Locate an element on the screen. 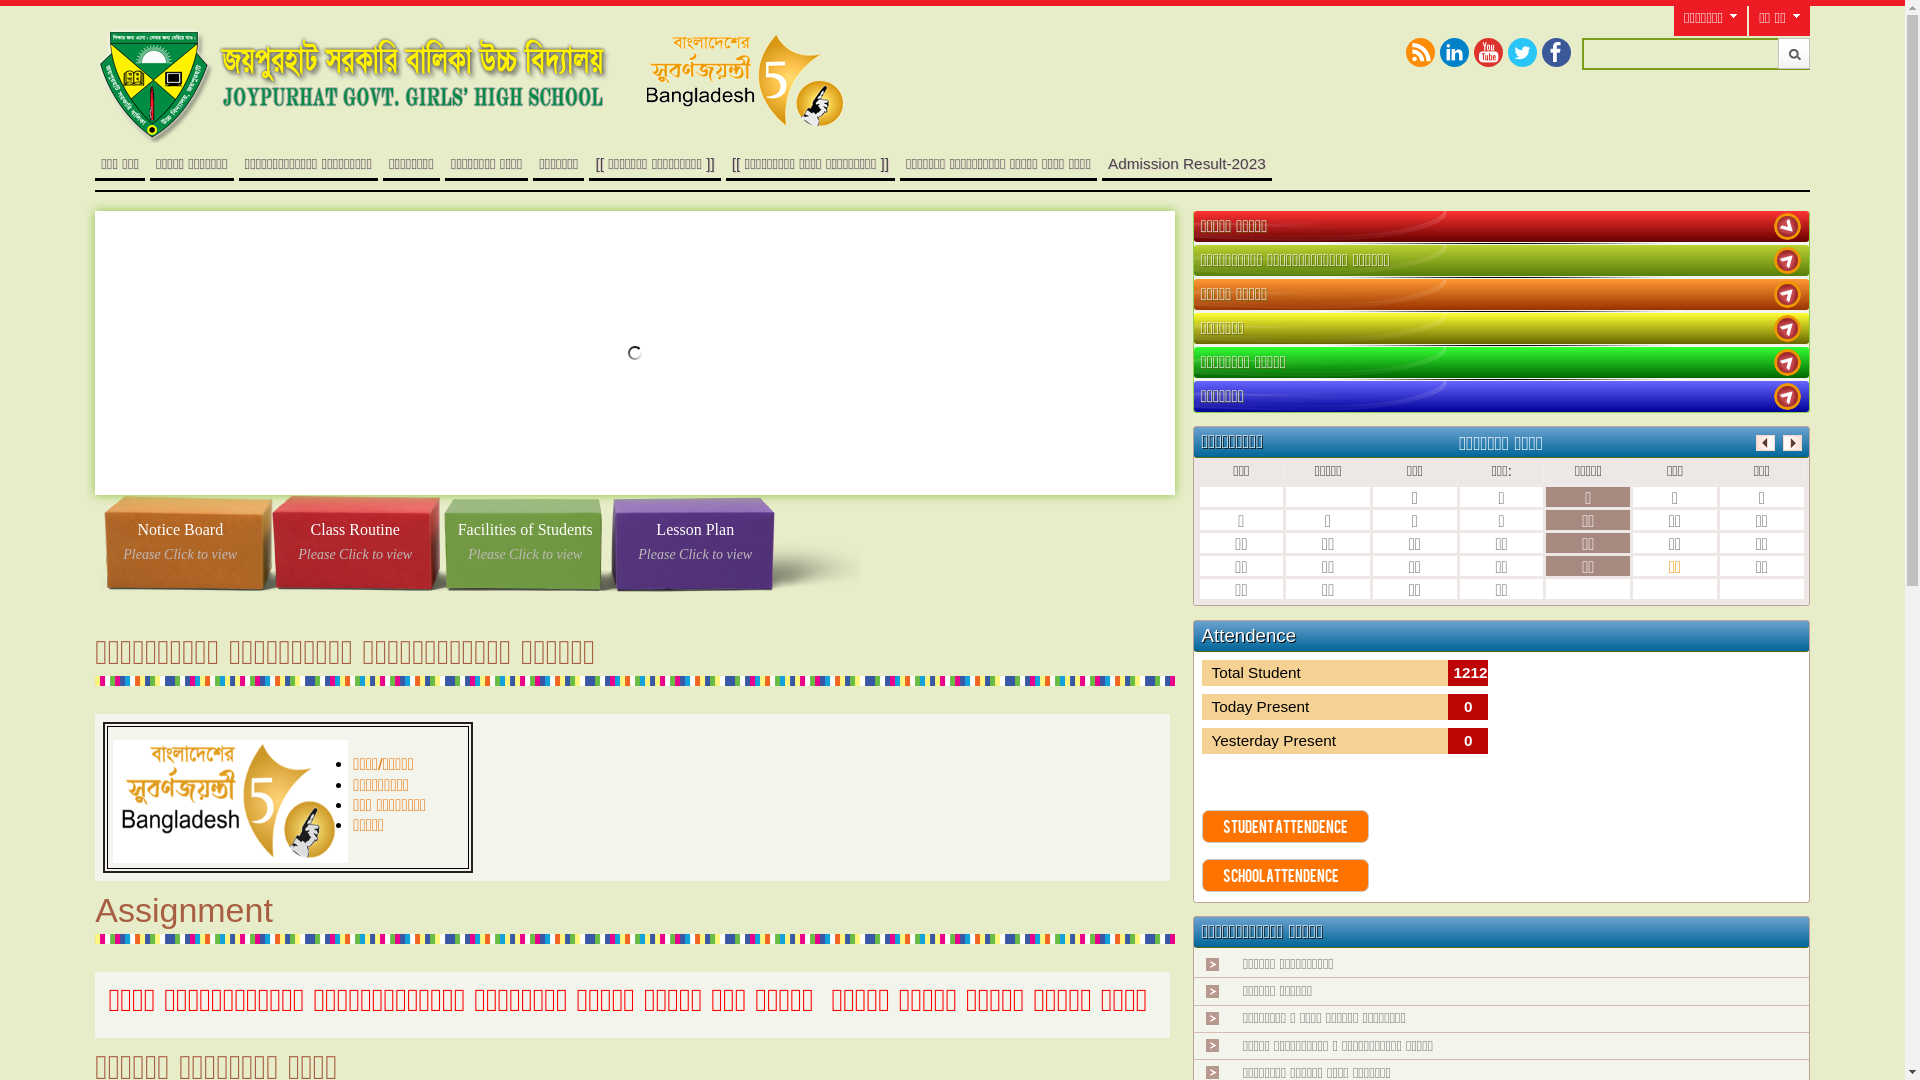  'School Attendence' is located at coordinates (1285, 874).